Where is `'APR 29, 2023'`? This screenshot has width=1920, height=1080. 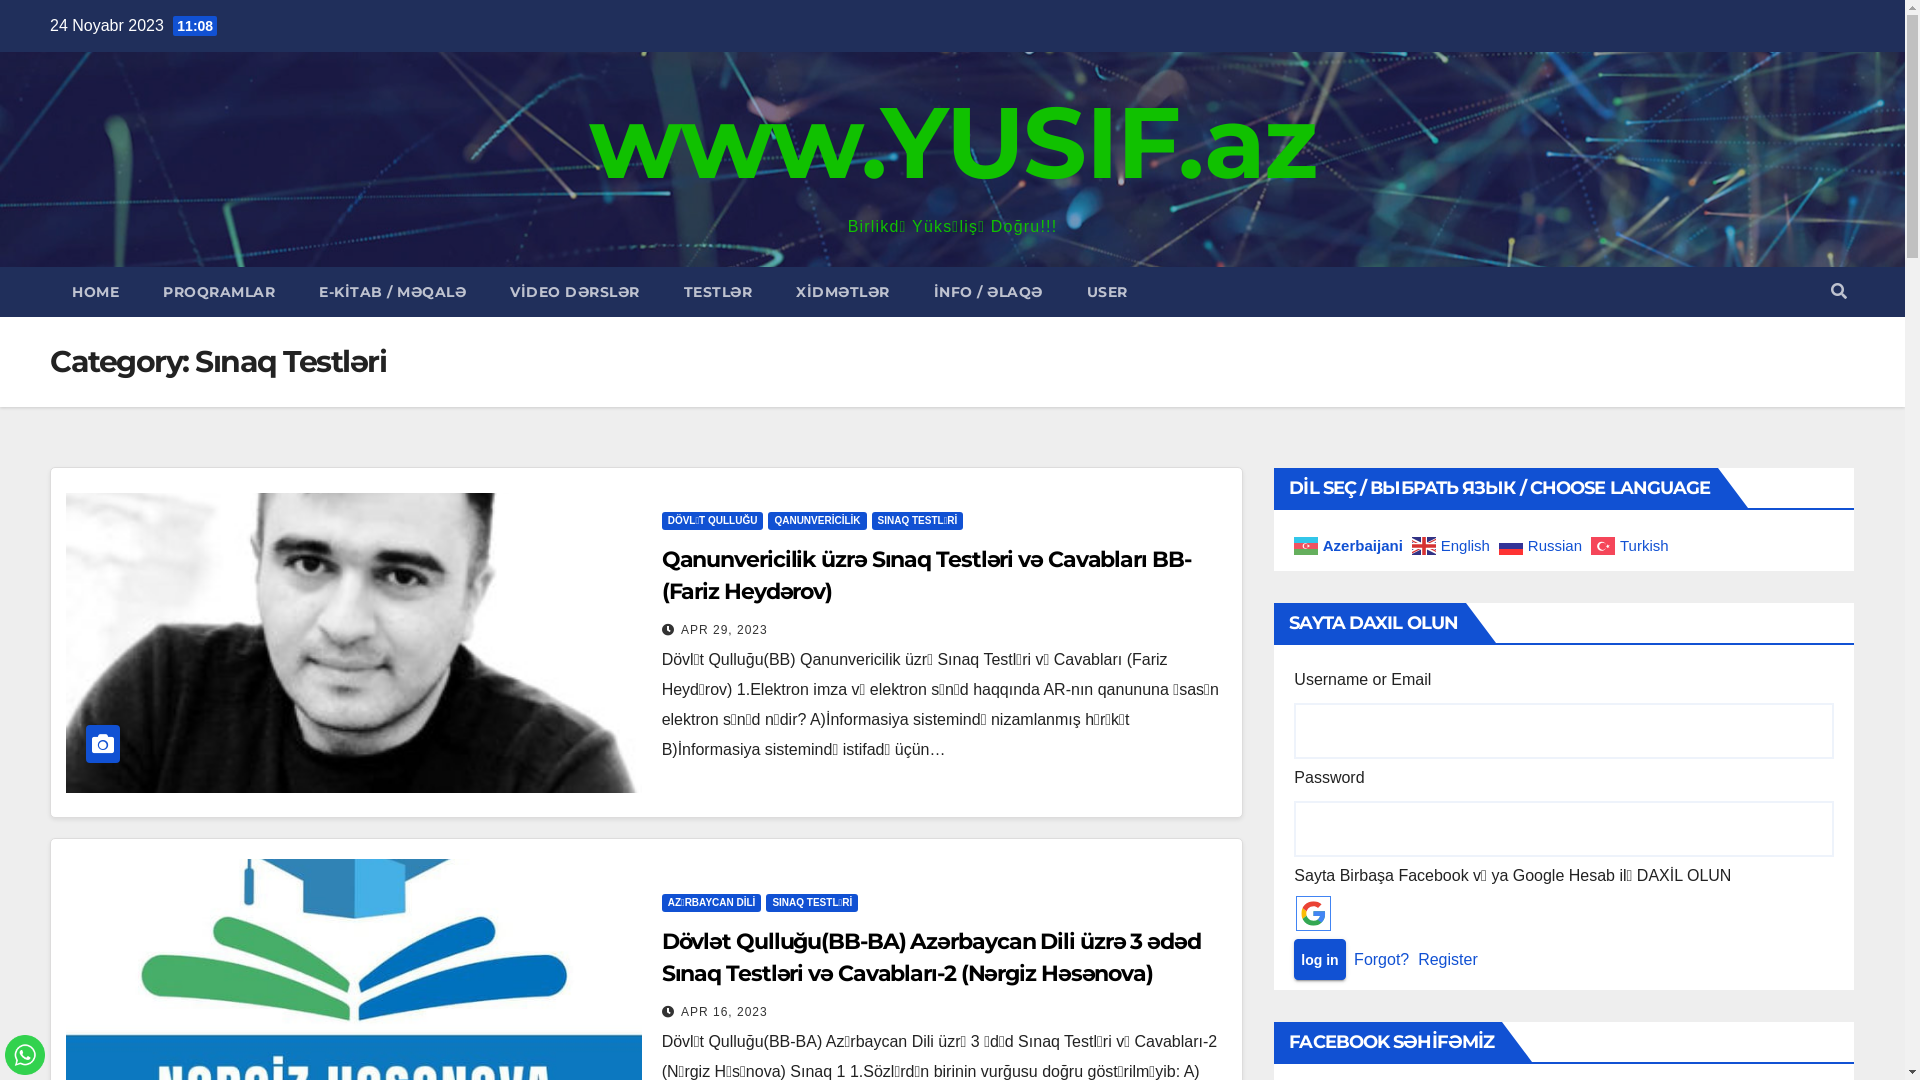 'APR 29, 2023' is located at coordinates (723, 628).